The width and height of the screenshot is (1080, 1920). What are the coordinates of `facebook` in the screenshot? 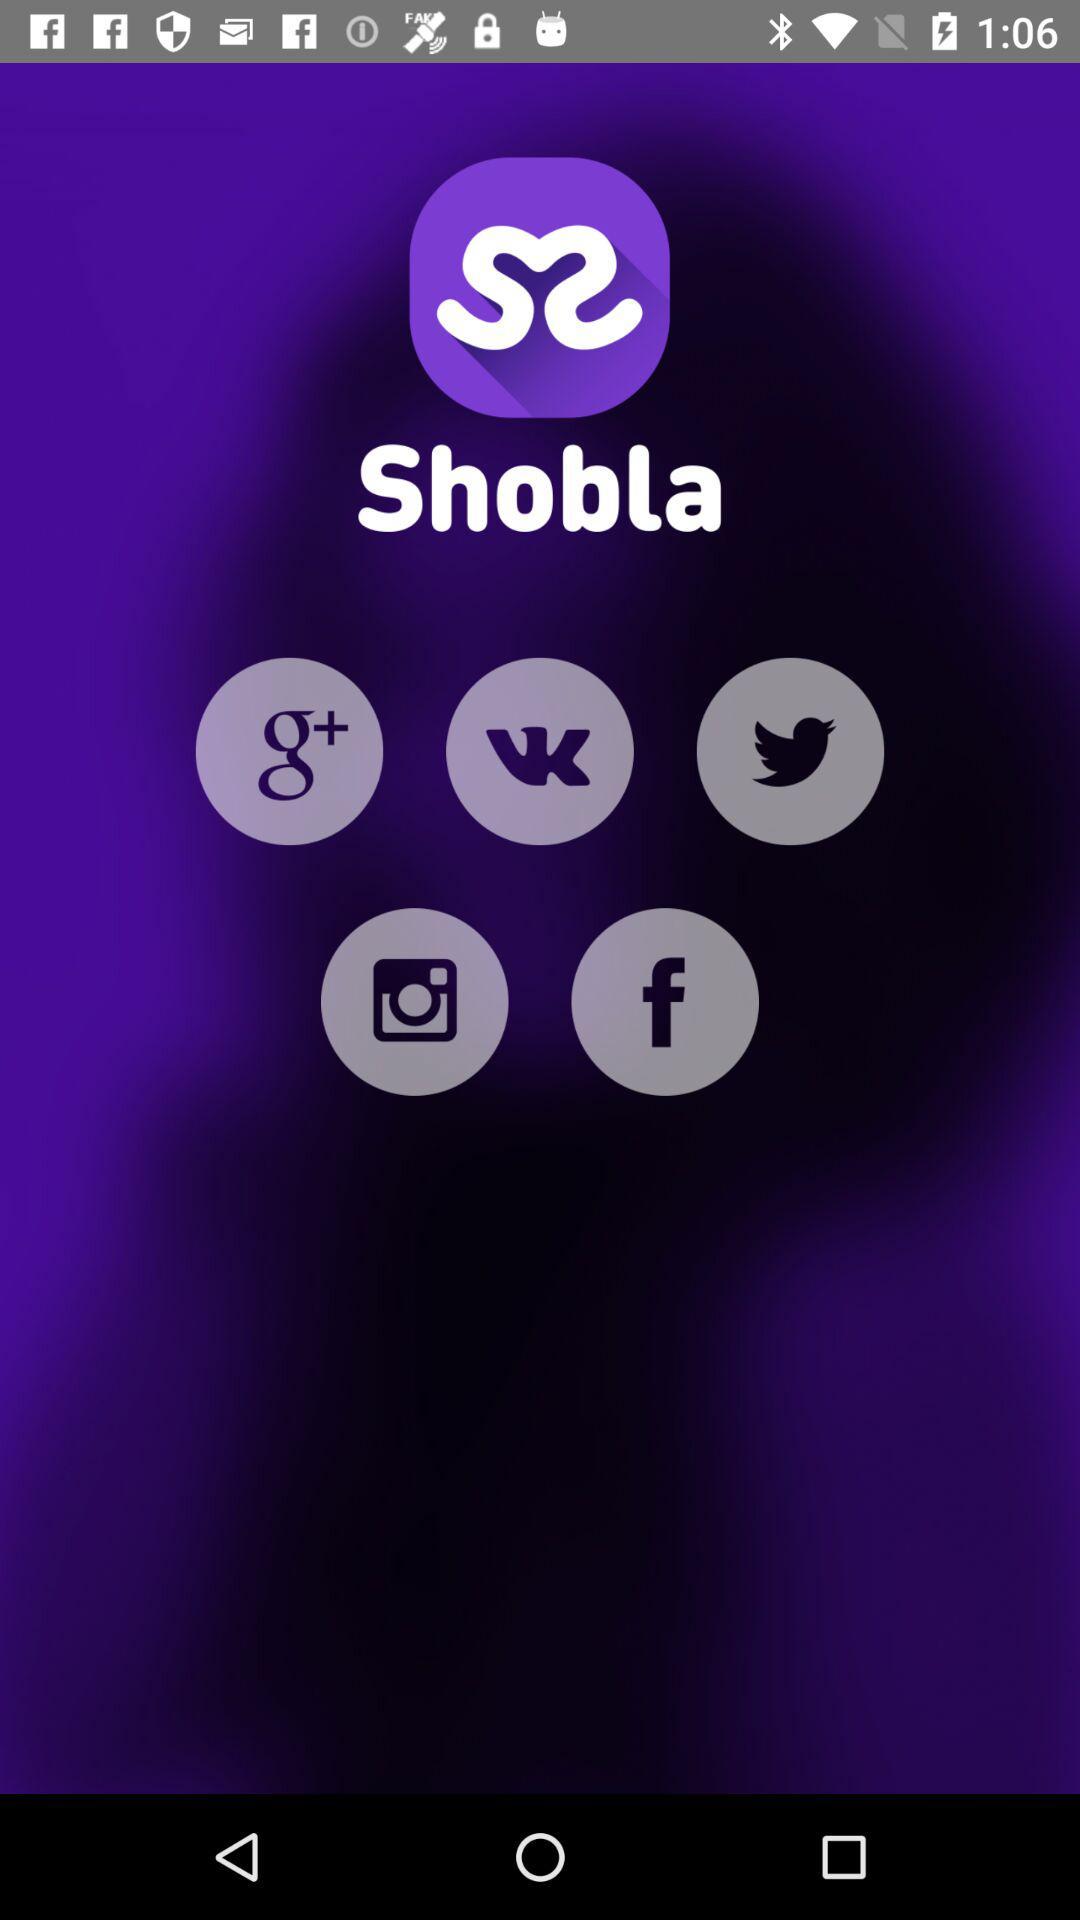 It's located at (665, 1002).